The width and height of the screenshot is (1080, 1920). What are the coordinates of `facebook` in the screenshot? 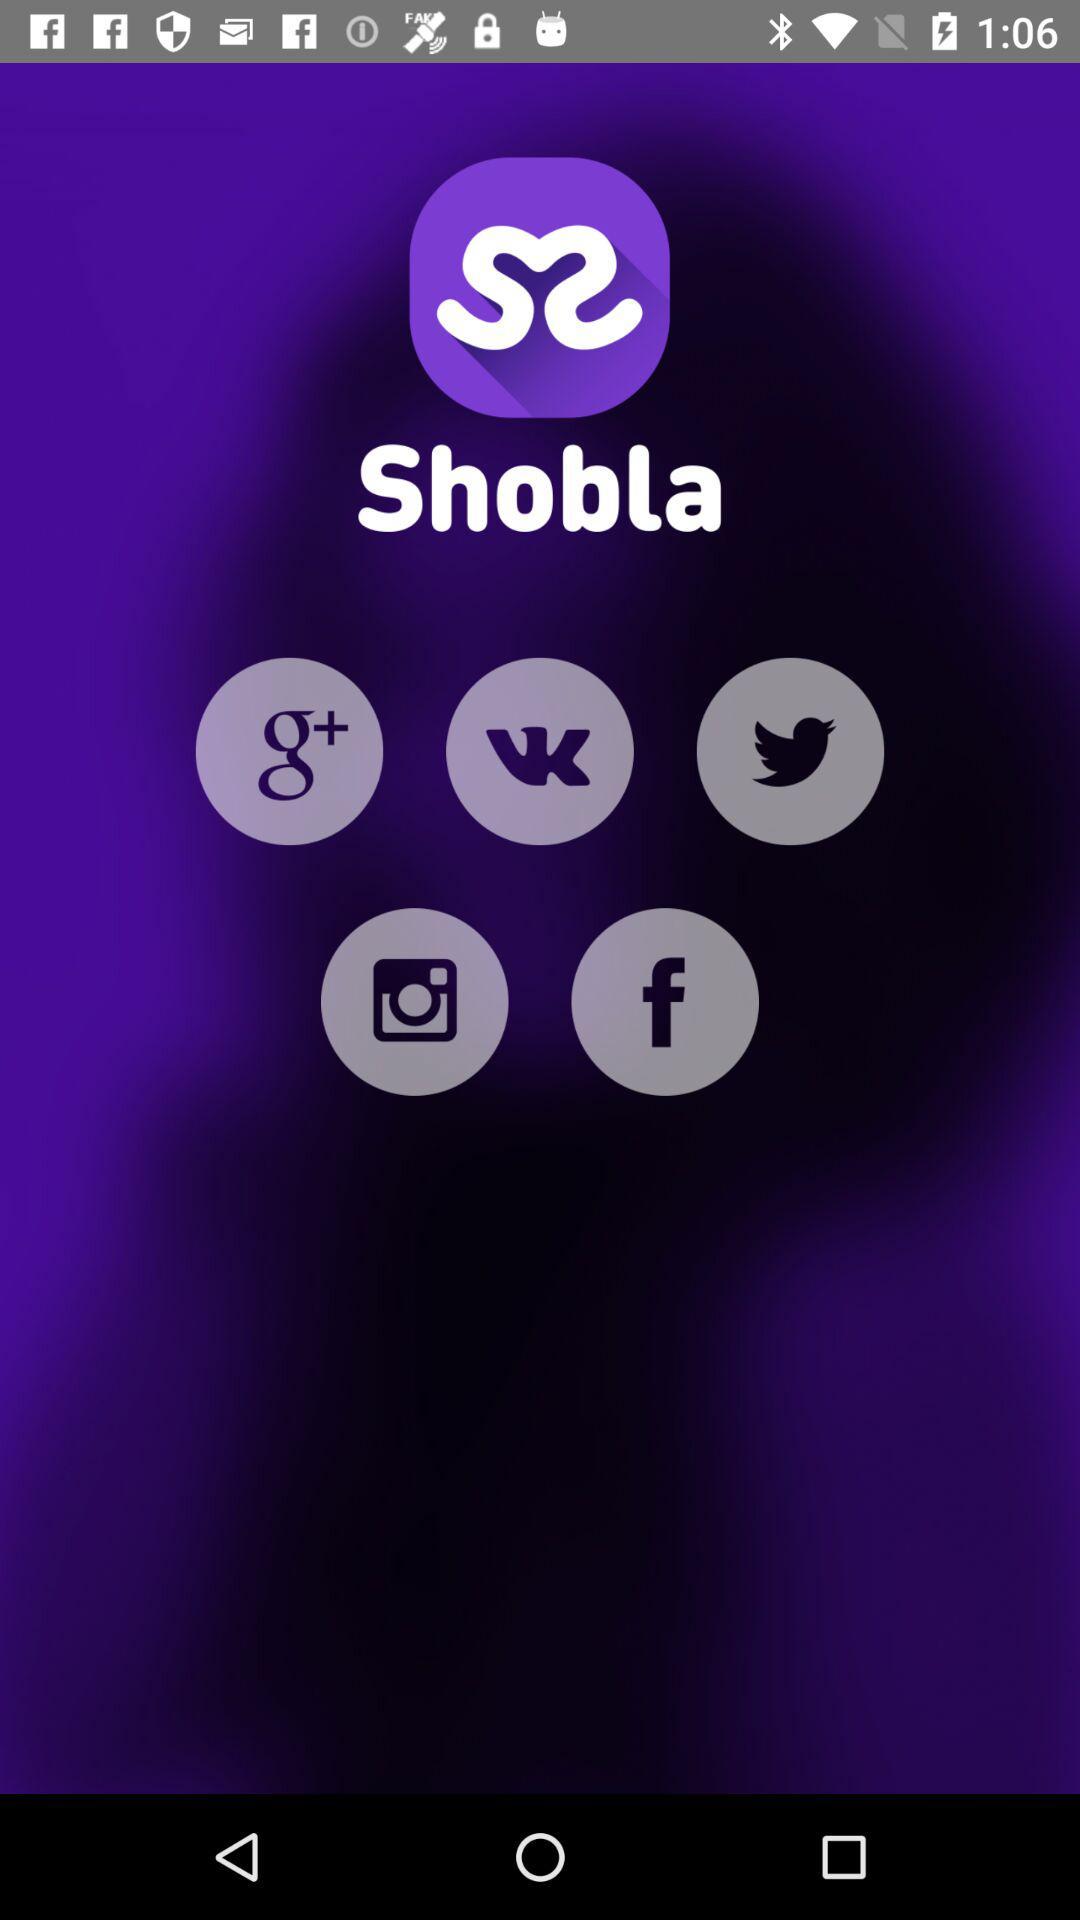 It's located at (665, 1002).